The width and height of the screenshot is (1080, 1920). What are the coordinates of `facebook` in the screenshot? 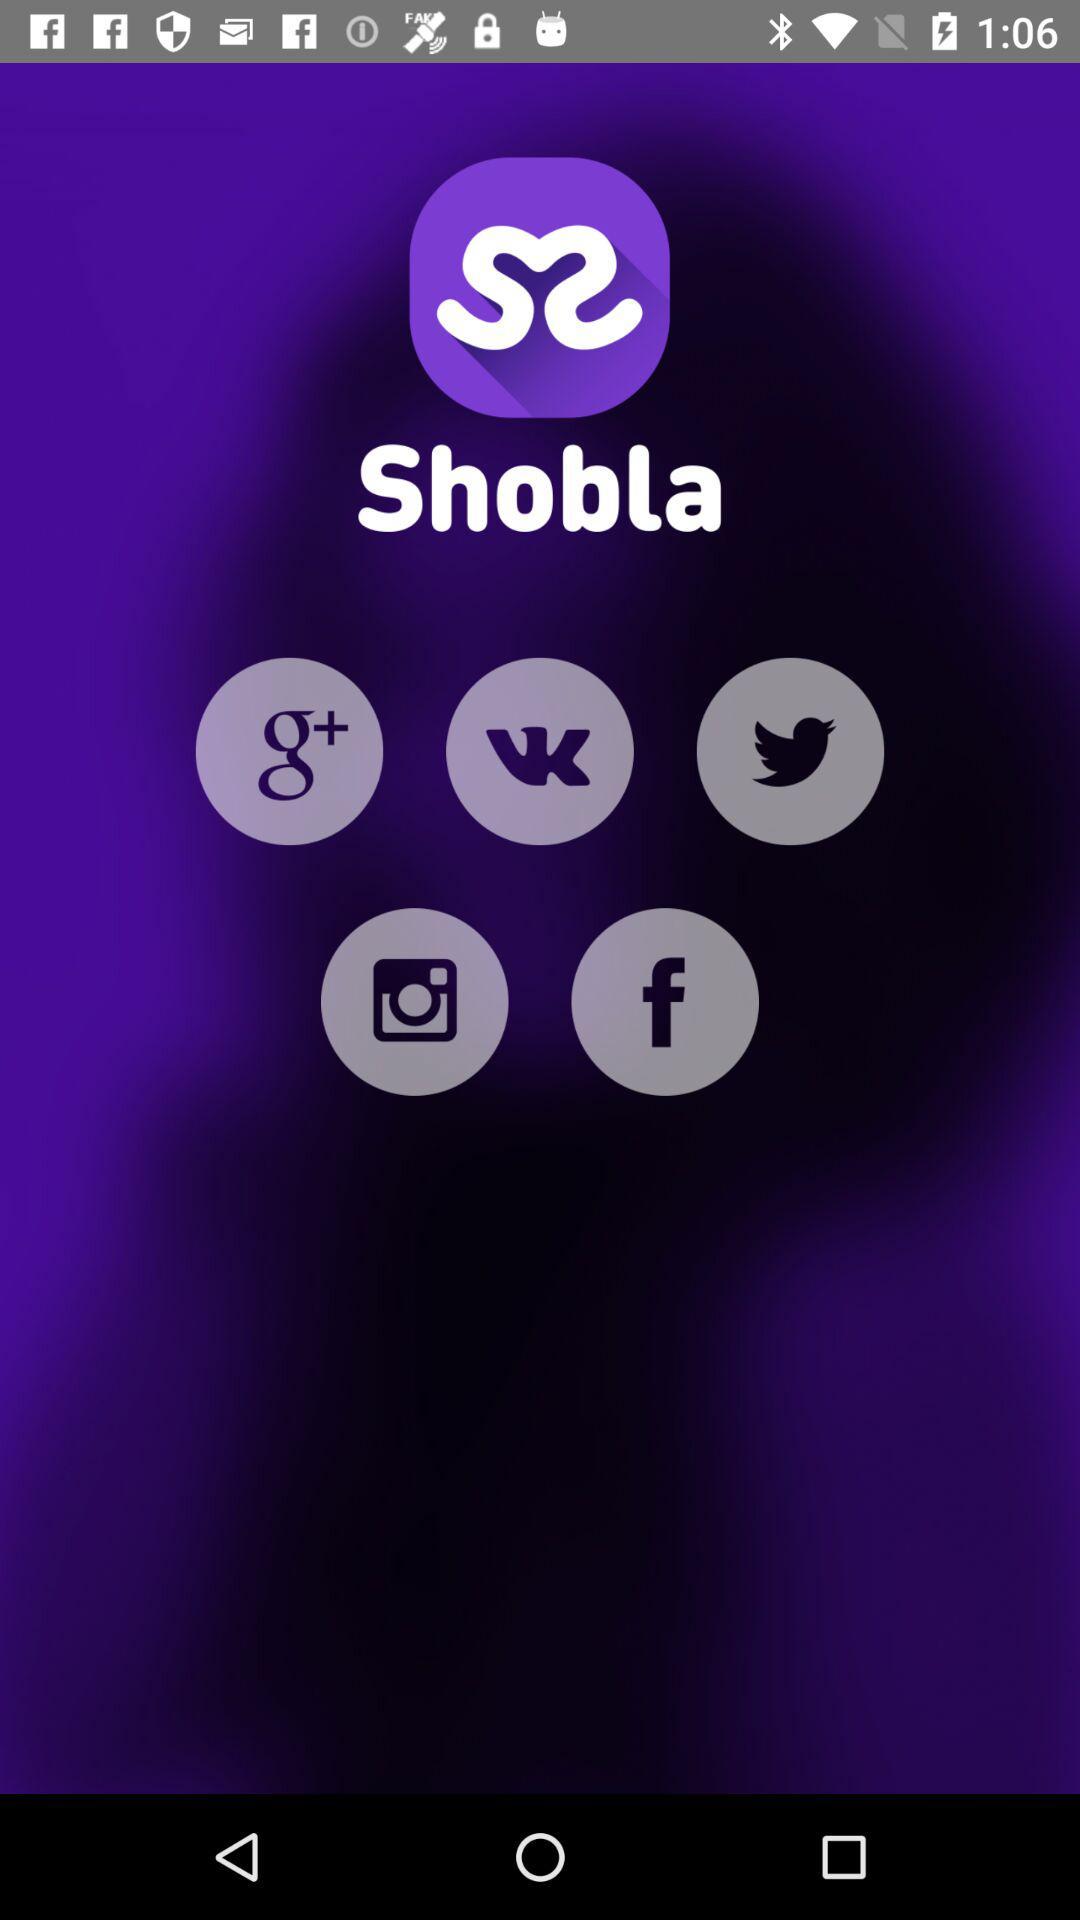 It's located at (665, 1002).